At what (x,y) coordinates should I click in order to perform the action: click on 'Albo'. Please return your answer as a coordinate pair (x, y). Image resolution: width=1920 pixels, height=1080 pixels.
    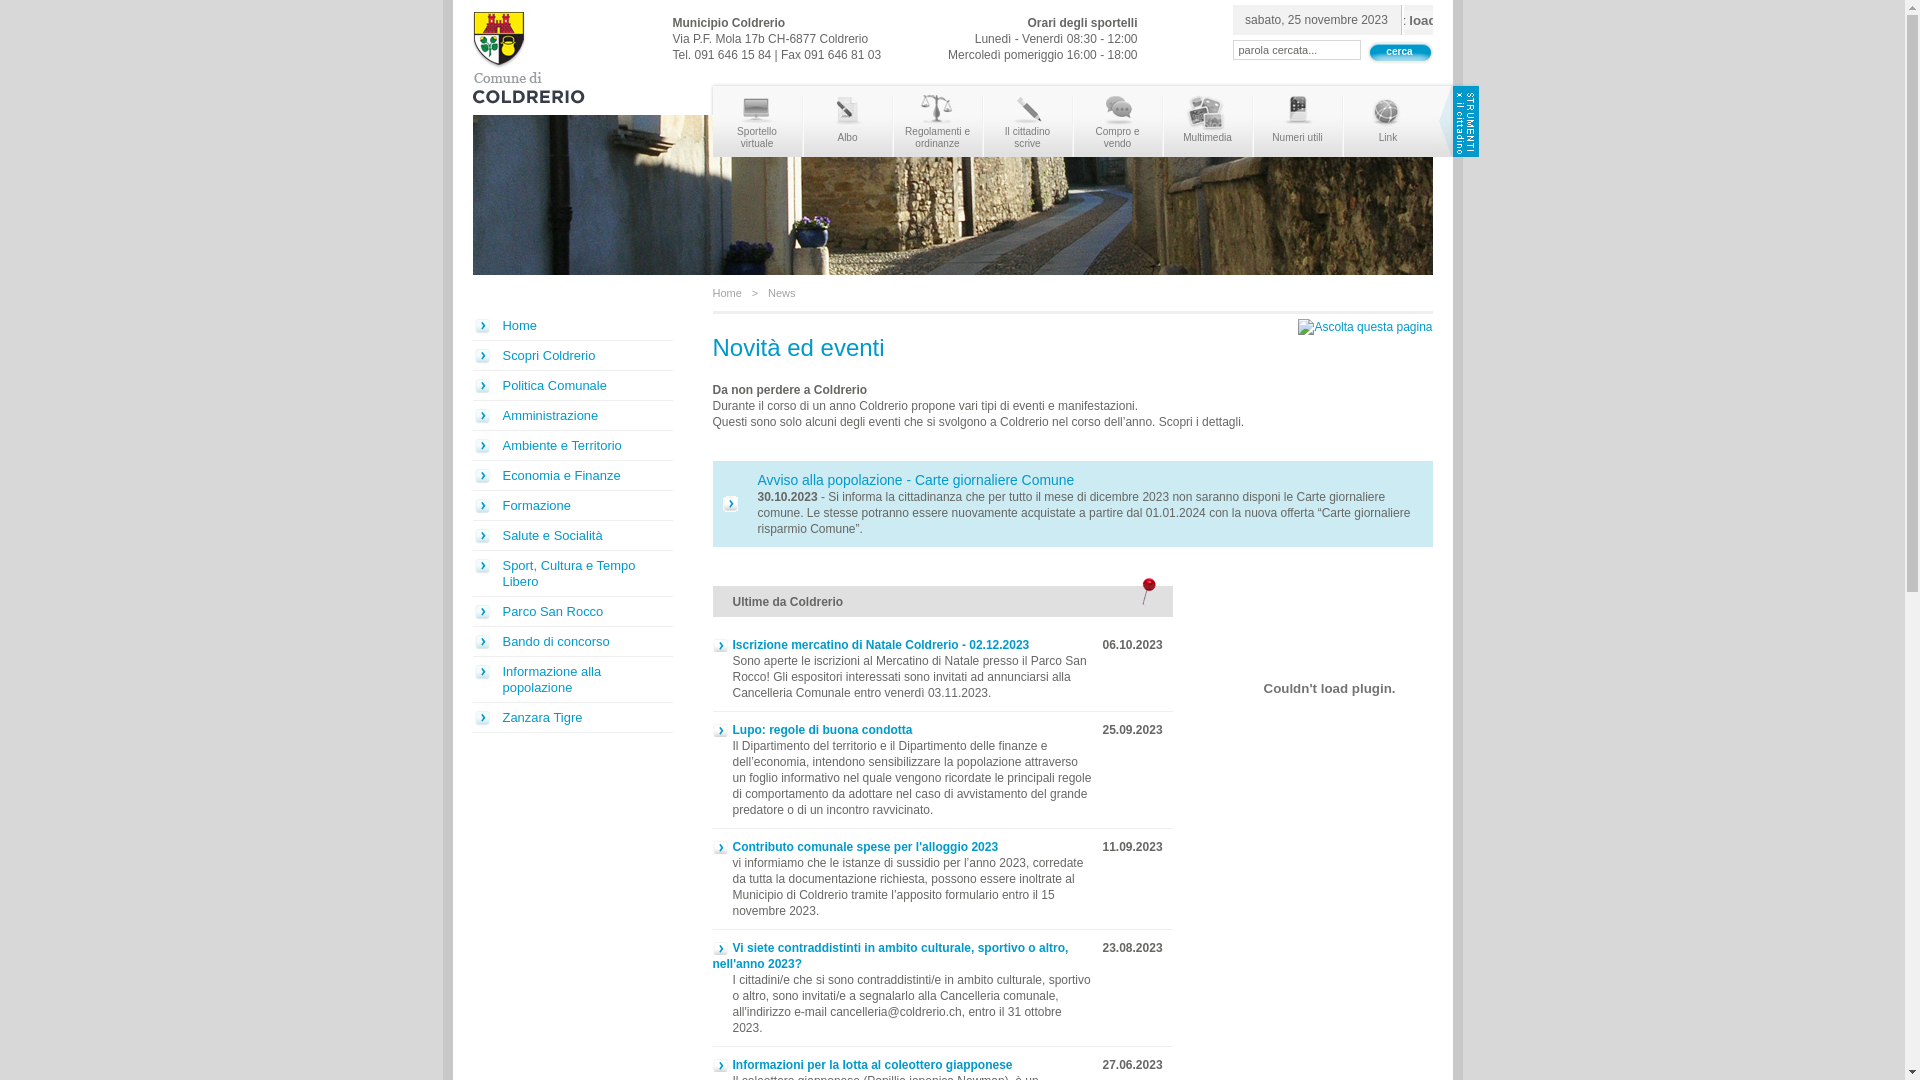
    Looking at the image, I should click on (848, 121).